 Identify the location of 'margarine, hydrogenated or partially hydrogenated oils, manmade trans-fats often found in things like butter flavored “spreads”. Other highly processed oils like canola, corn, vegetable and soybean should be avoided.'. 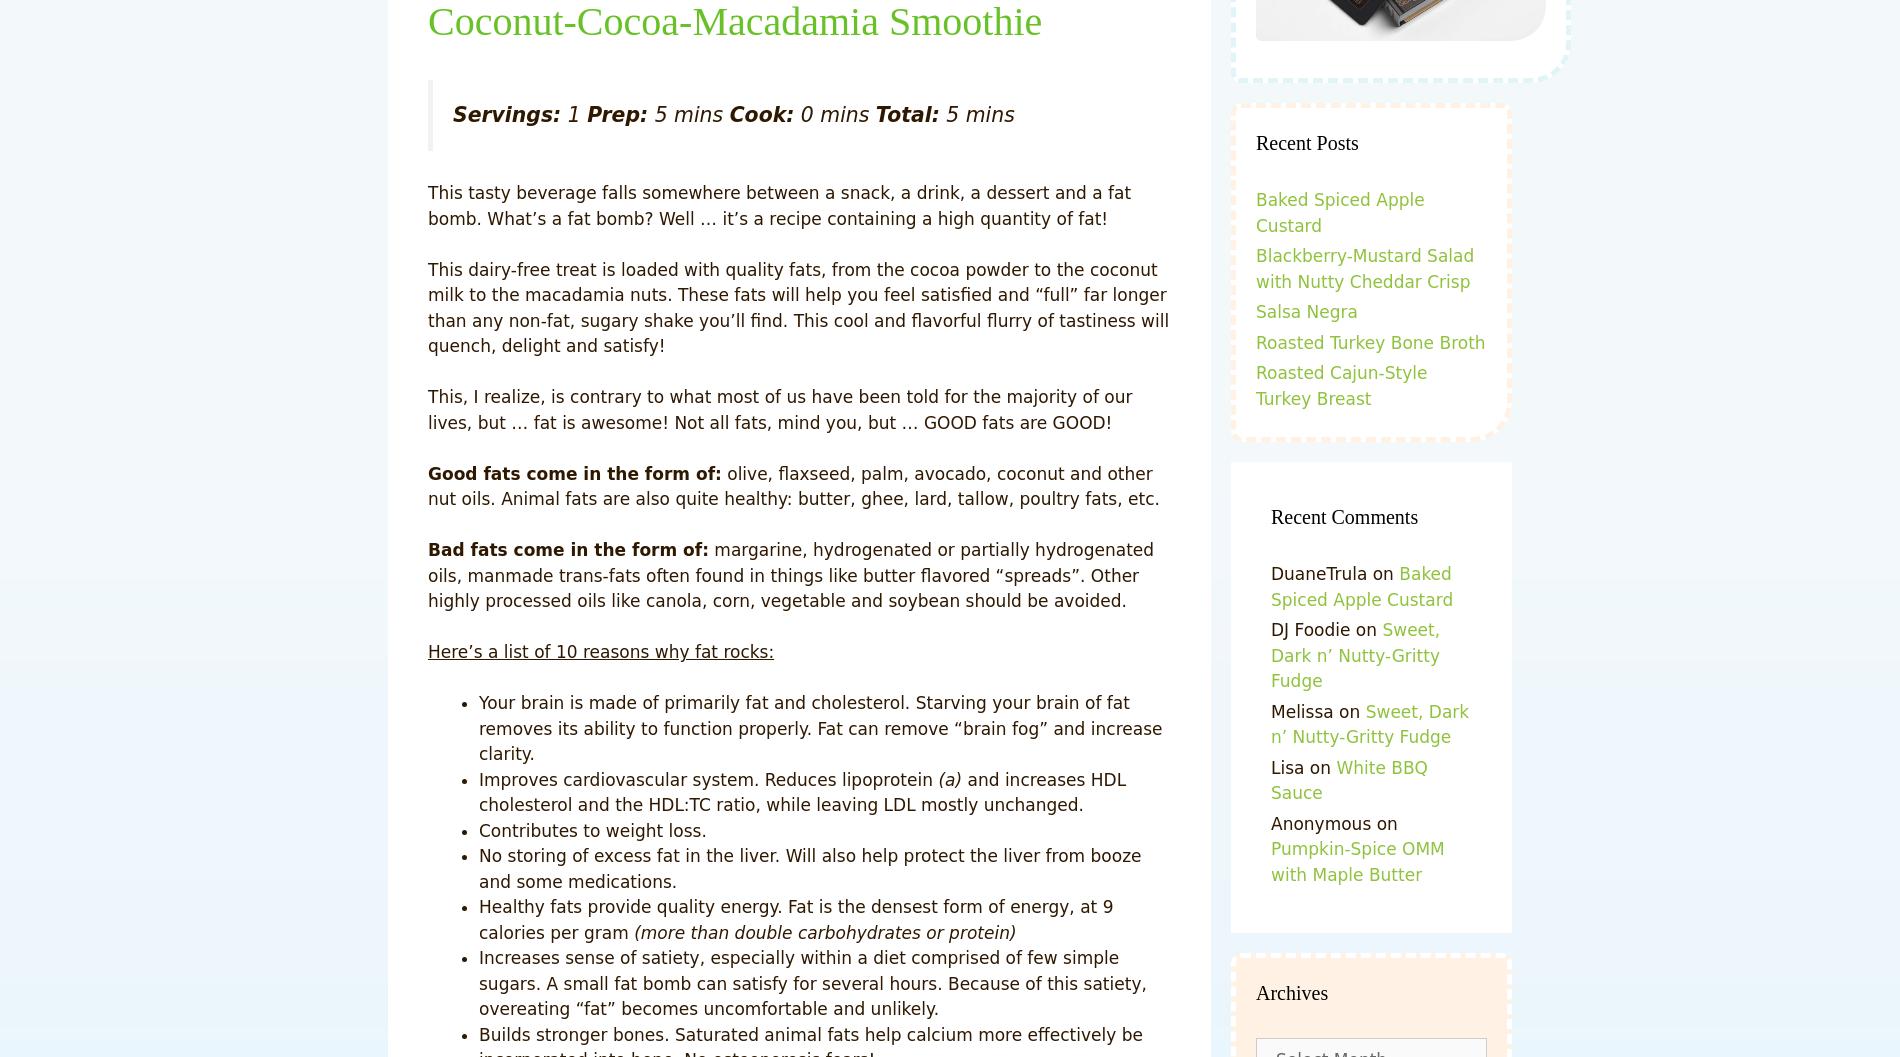
(427, 574).